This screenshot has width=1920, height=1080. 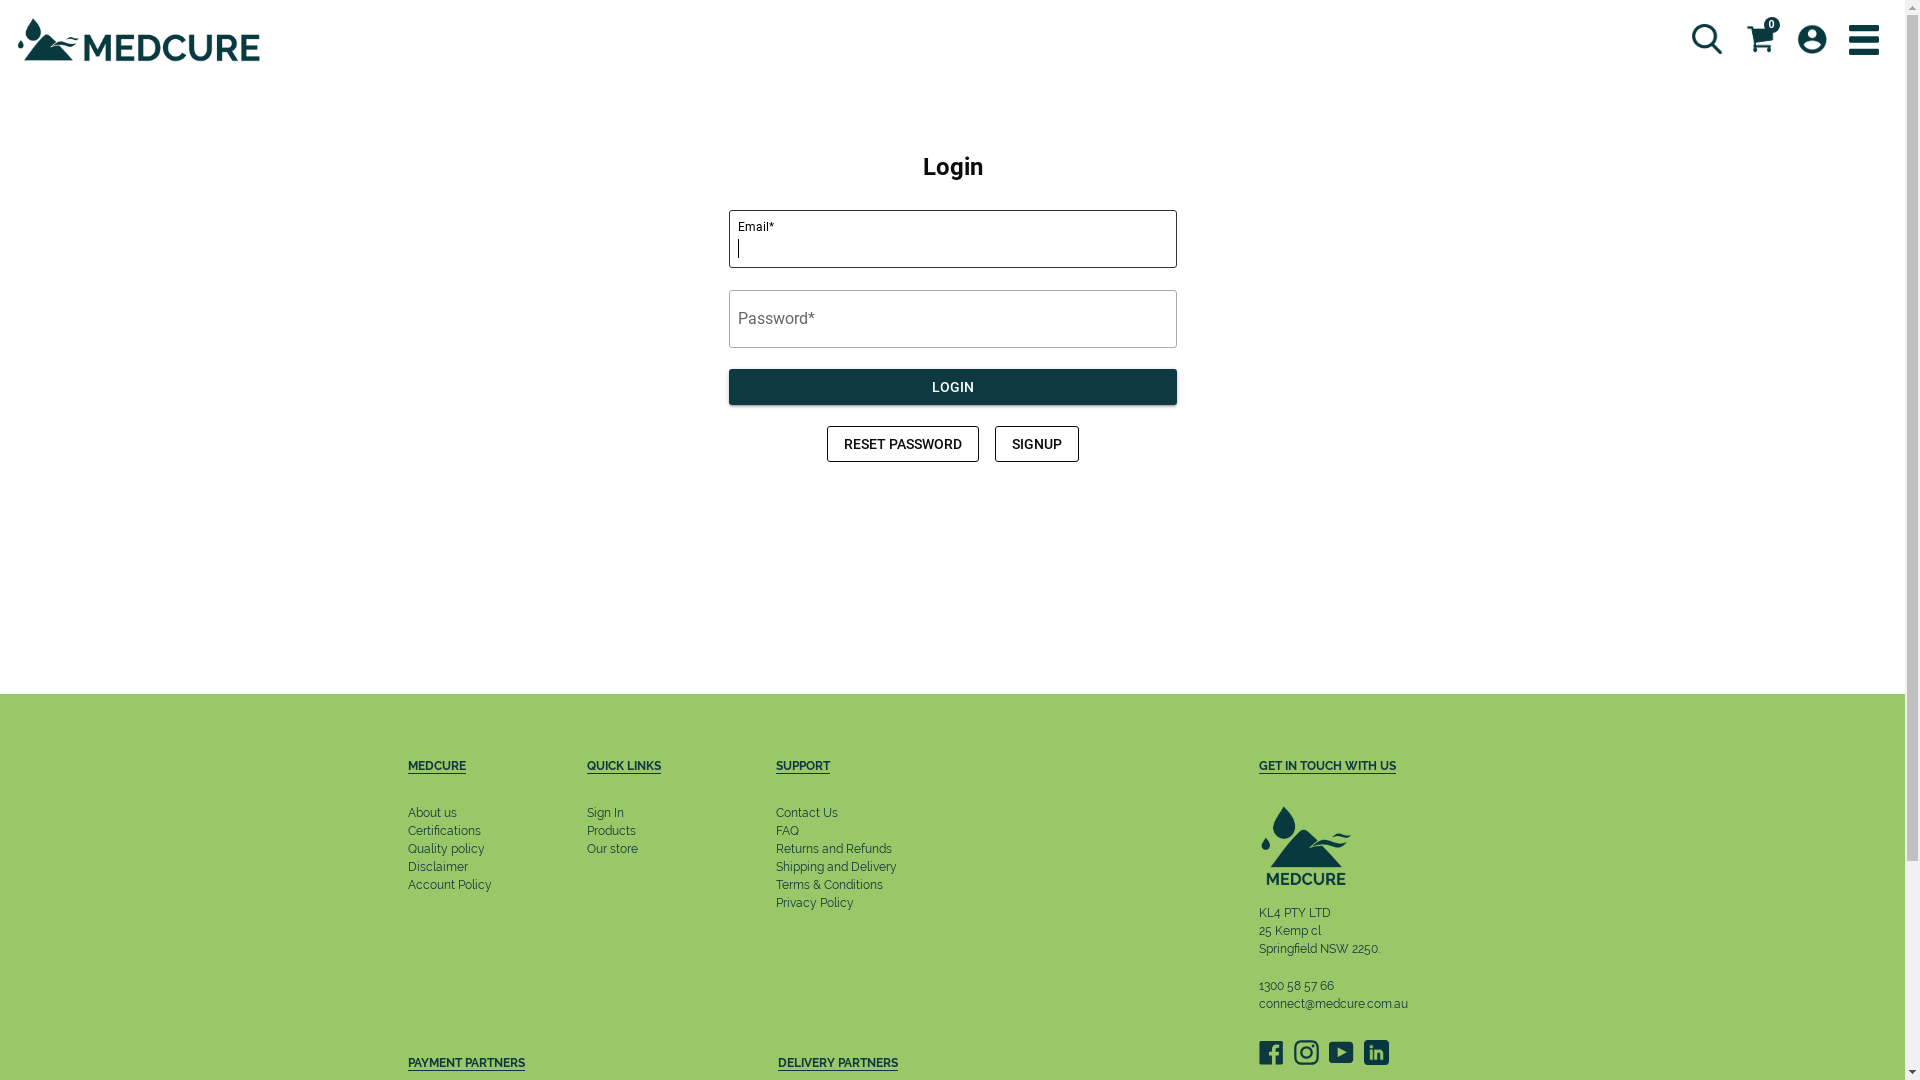 What do you see at coordinates (611, 848) in the screenshot?
I see `'Our store'` at bounding box center [611, 848].